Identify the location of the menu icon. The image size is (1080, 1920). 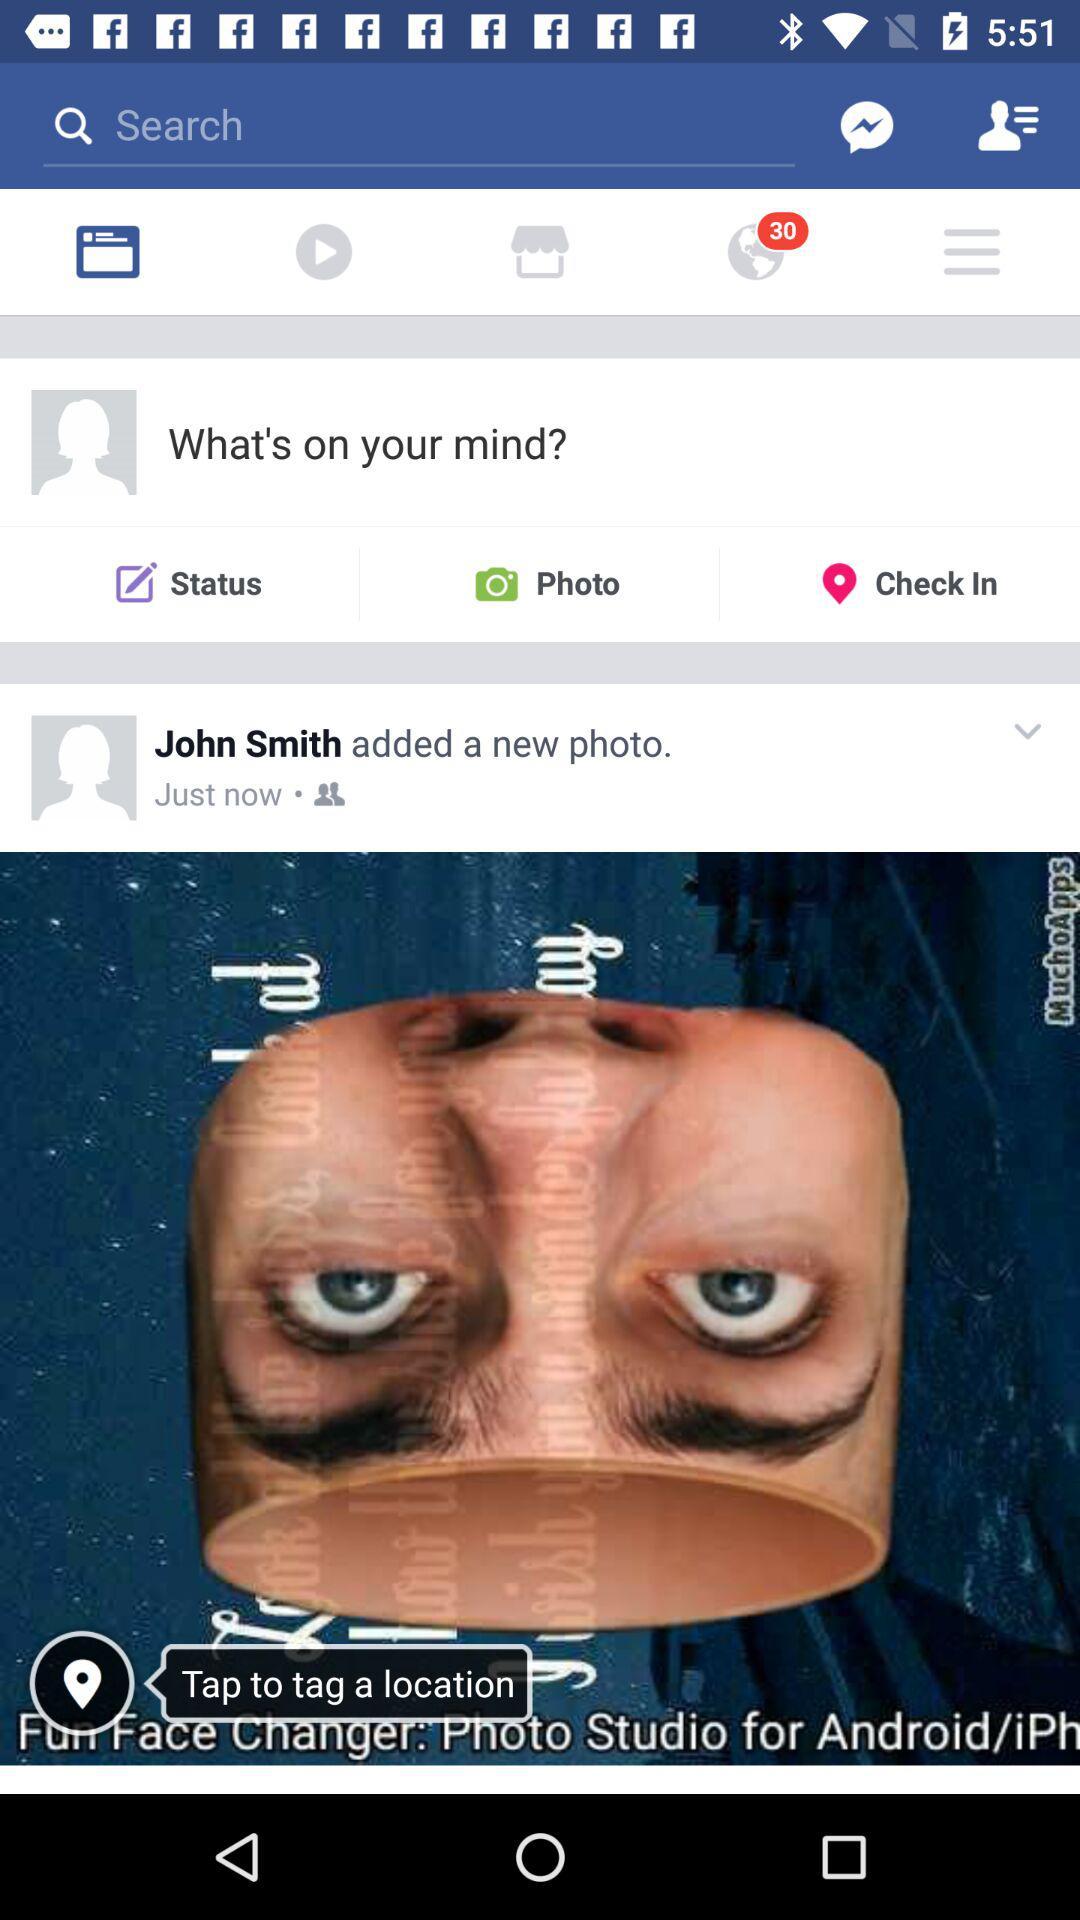
(971, 251).